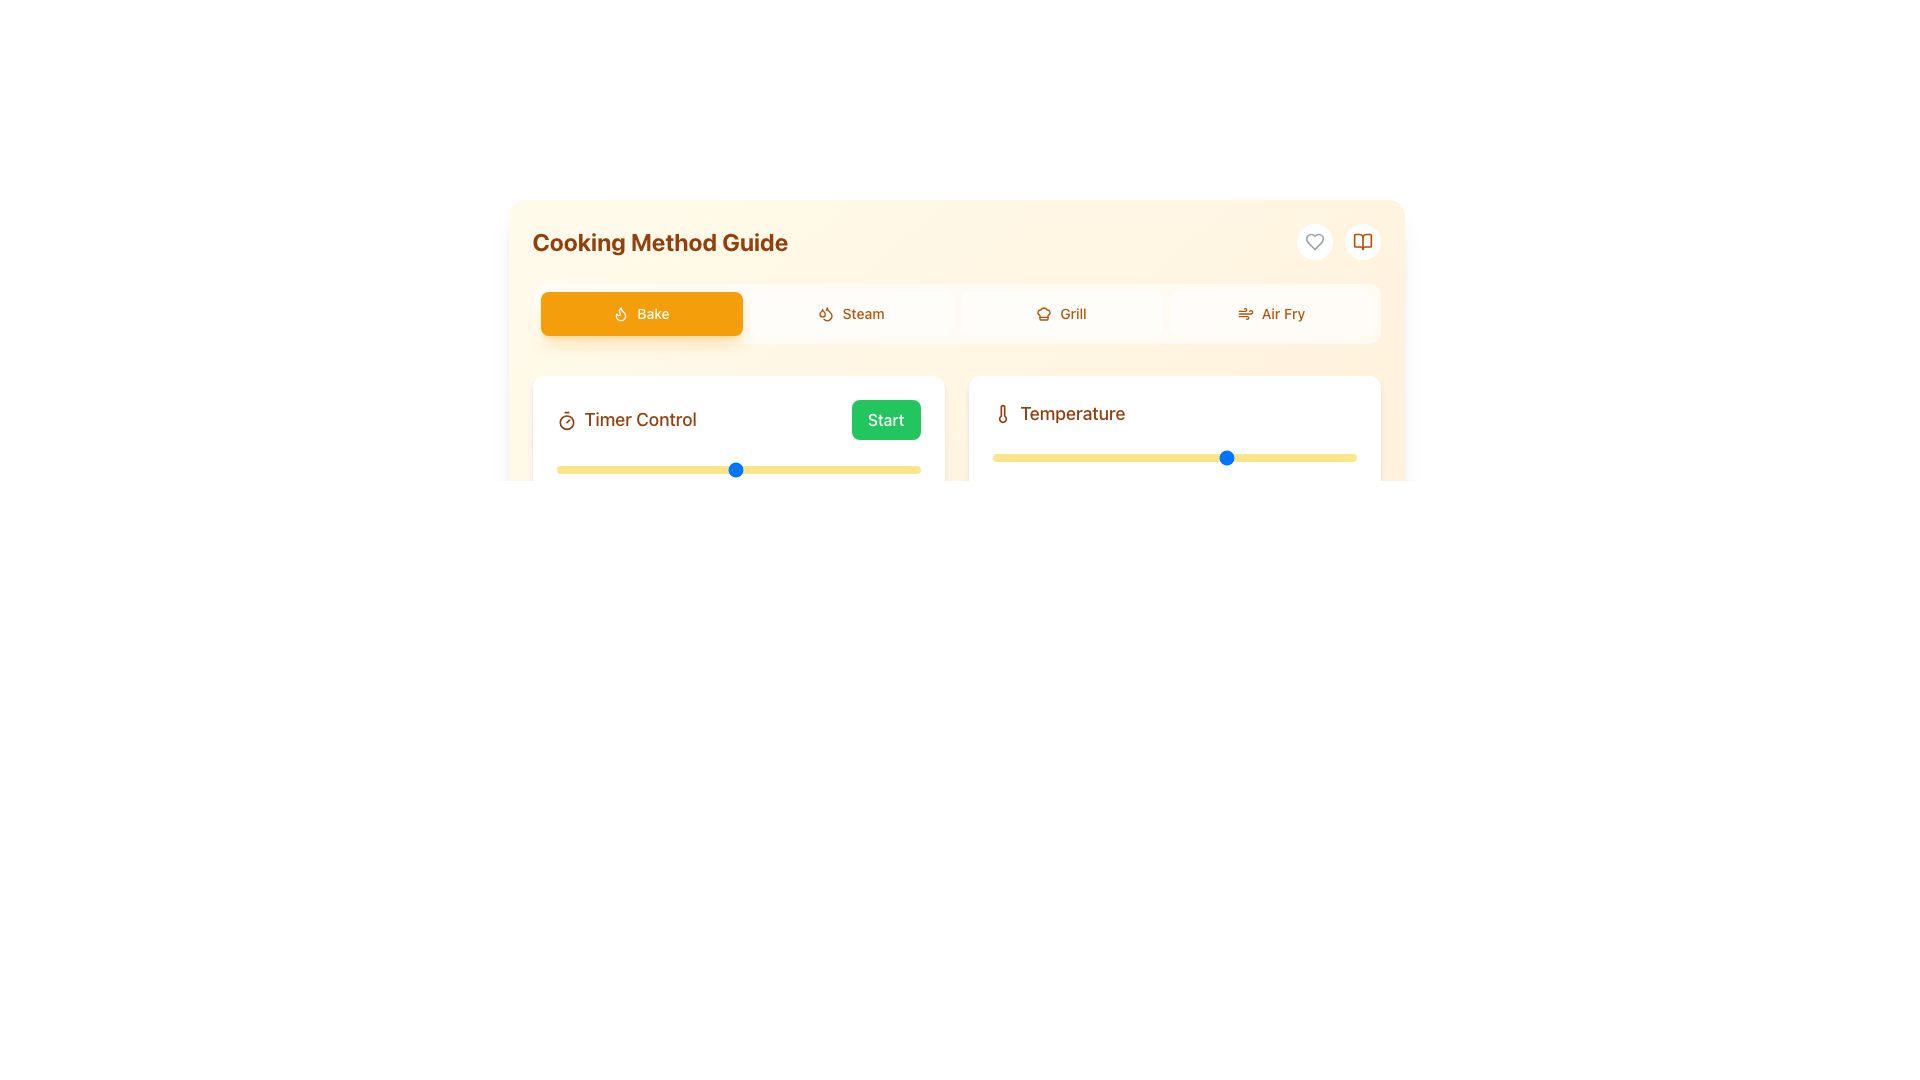 This screenshot has width=1920, height=1080. I want to click on the decorative flame icon on the left side of the 'Bake' button, which precedes the text 'Bake', so click(620, 313).